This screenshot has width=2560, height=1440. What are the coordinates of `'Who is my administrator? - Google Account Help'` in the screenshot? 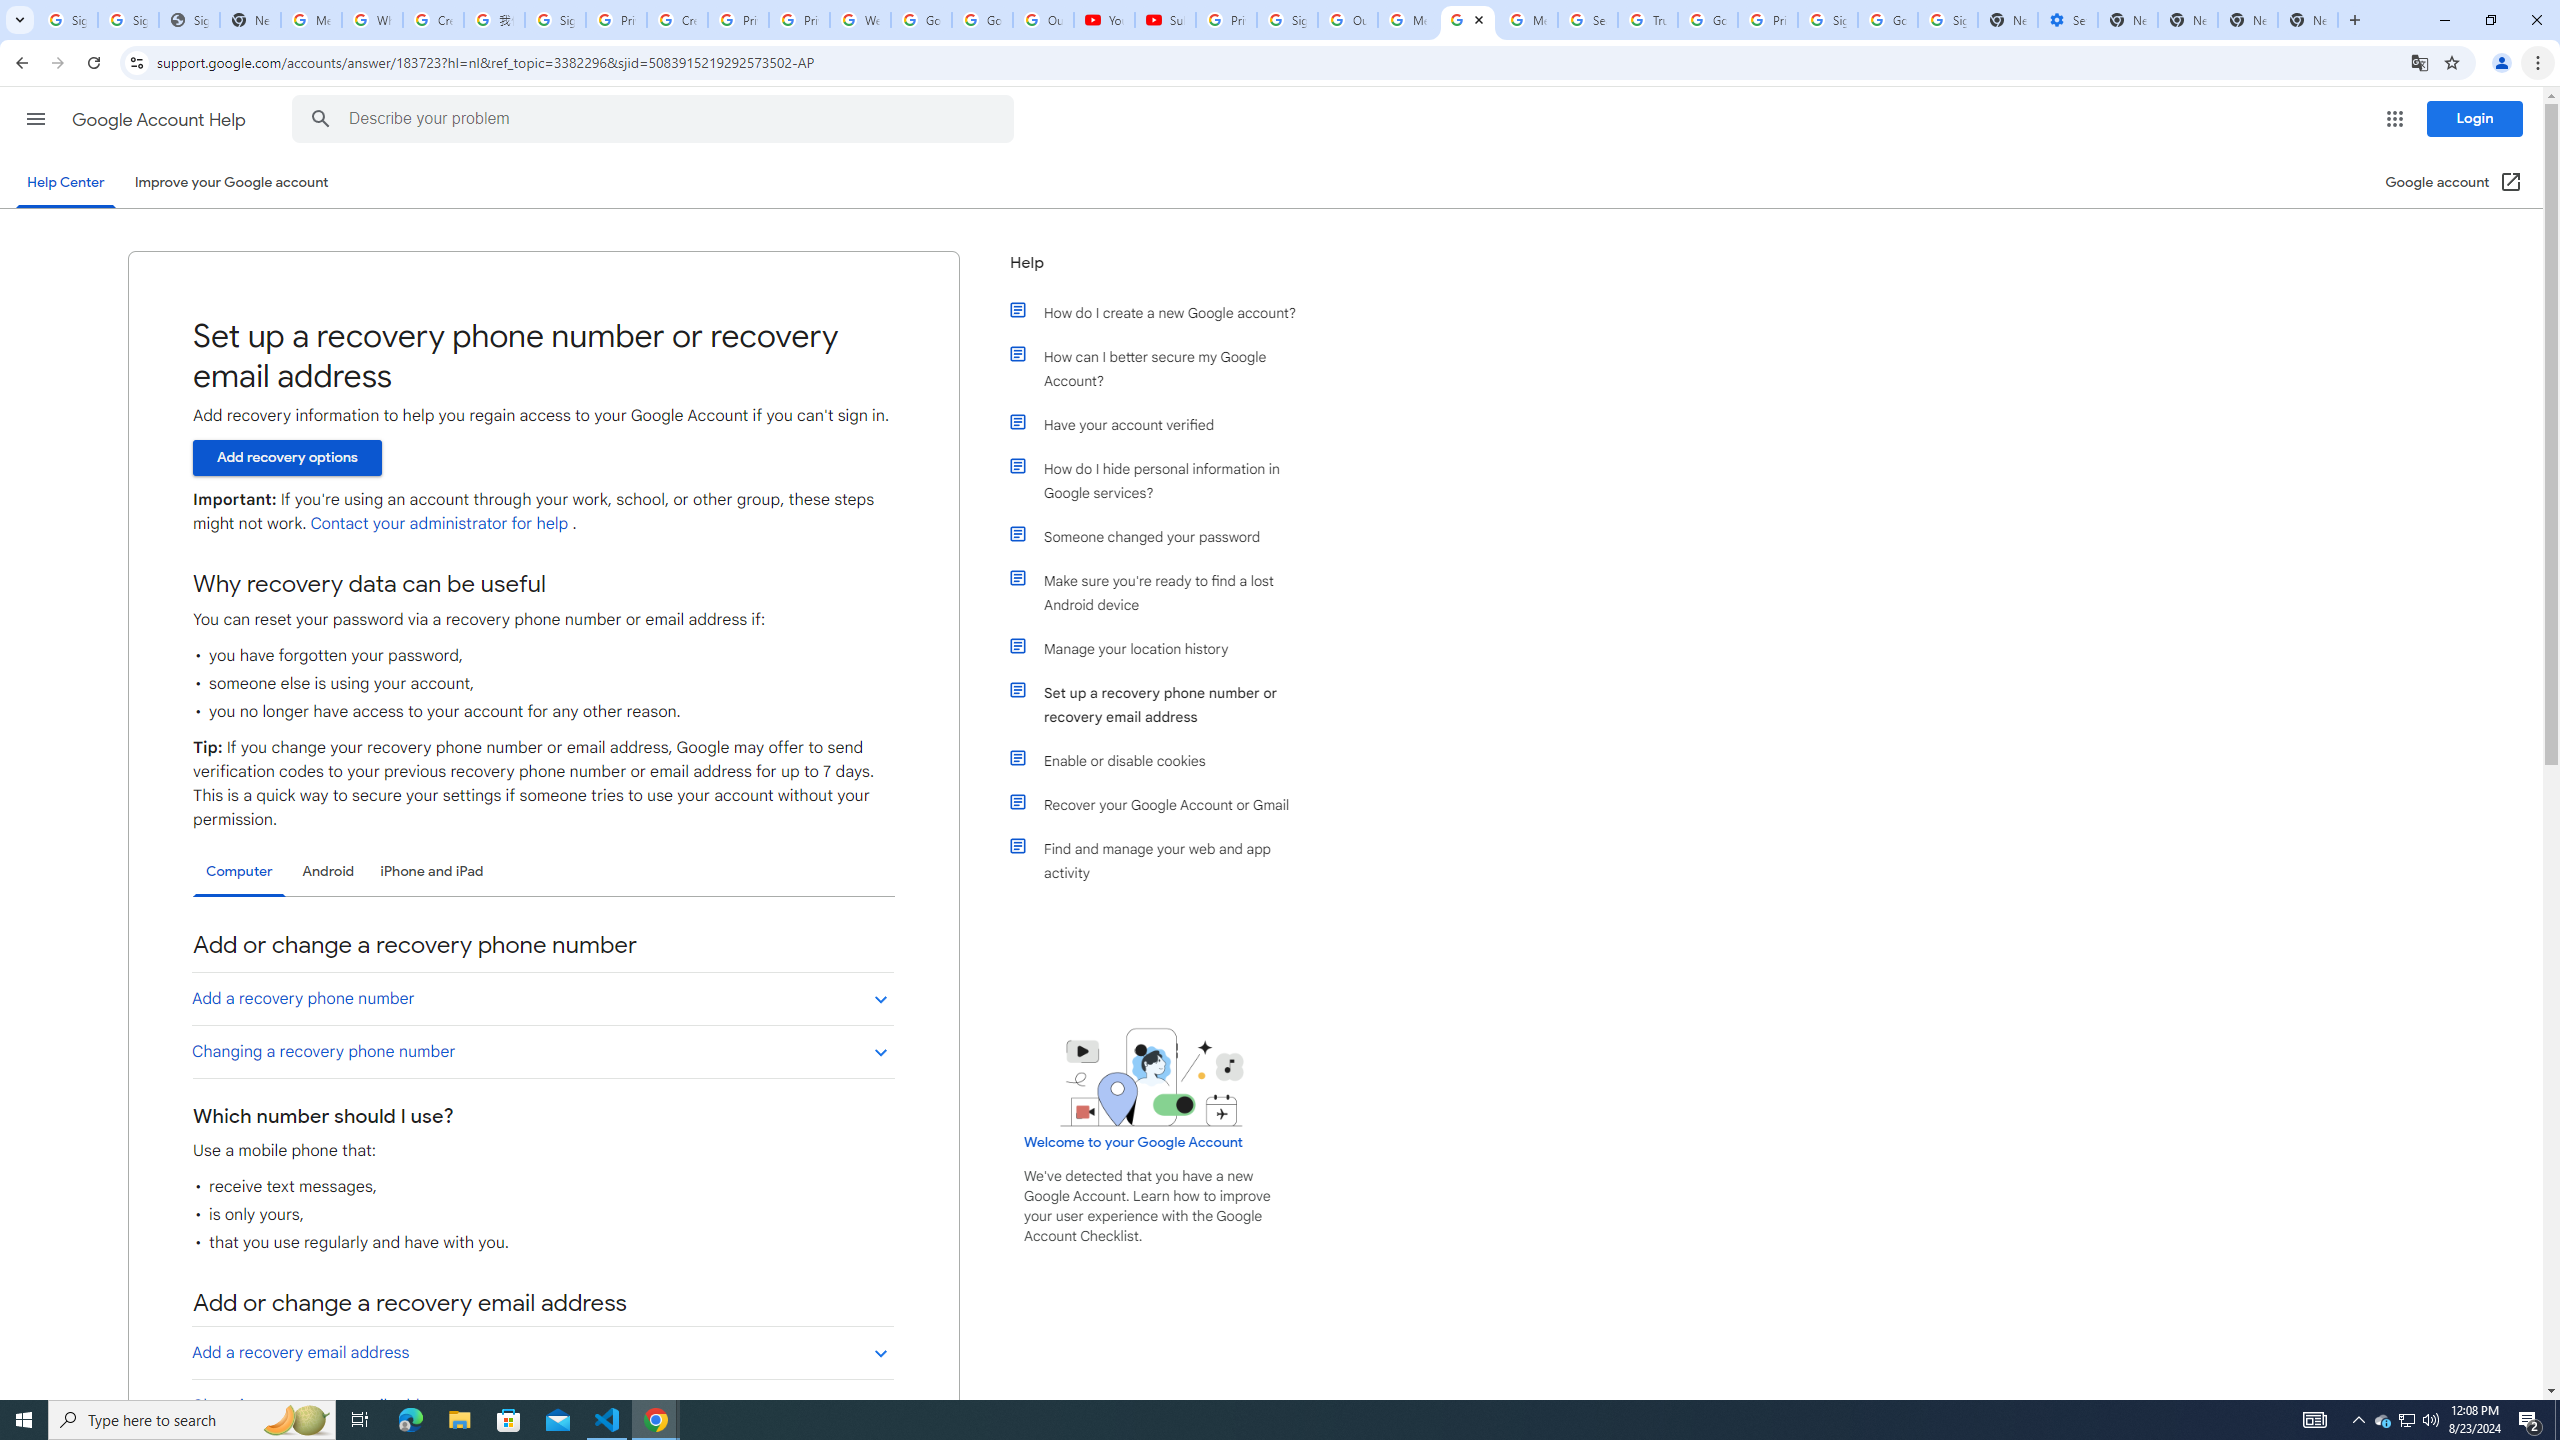 It's located at (371, 19).